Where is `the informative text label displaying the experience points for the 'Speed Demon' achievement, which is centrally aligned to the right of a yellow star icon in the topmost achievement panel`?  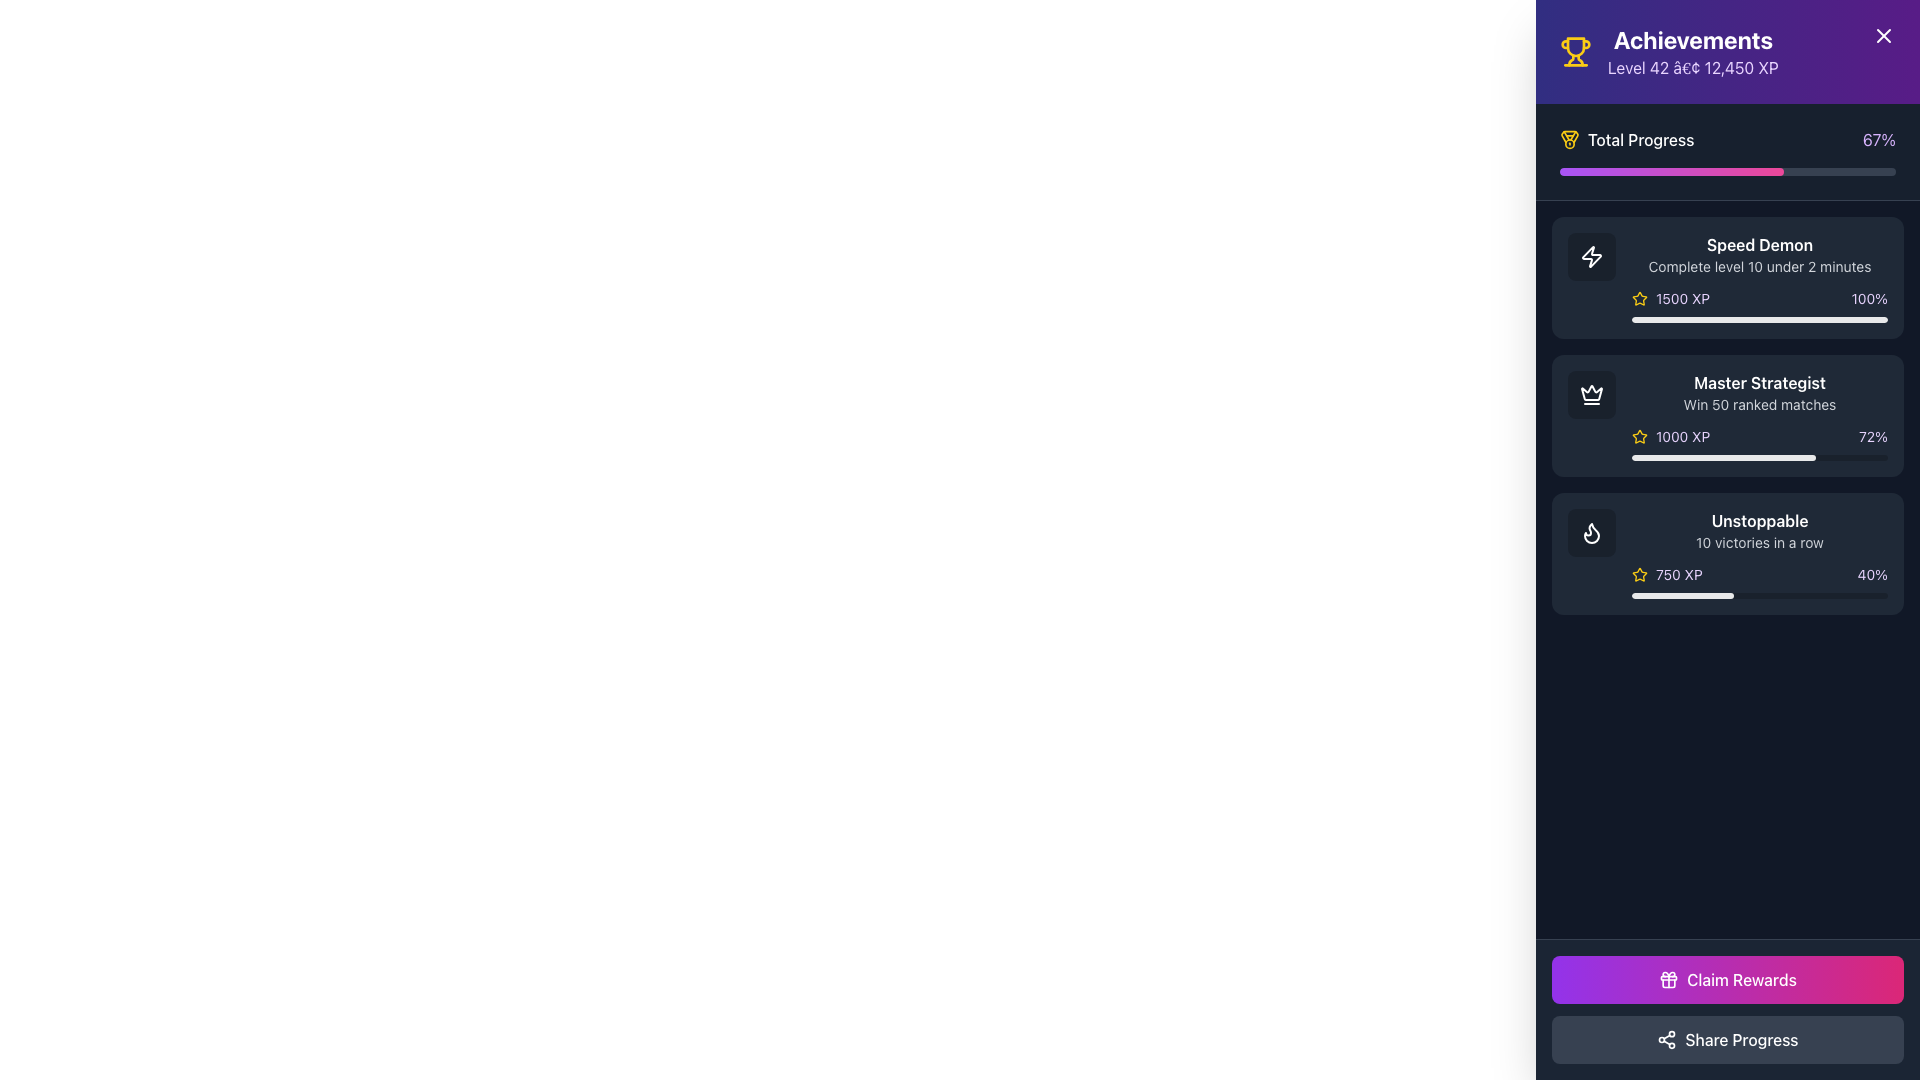
the informative text label displaying the experience points for the 'Speed Demon' achievement, which is centrally aligned to the right of a yellow star icon in the topmost achievement panel is located at coordinates (1682, 299).